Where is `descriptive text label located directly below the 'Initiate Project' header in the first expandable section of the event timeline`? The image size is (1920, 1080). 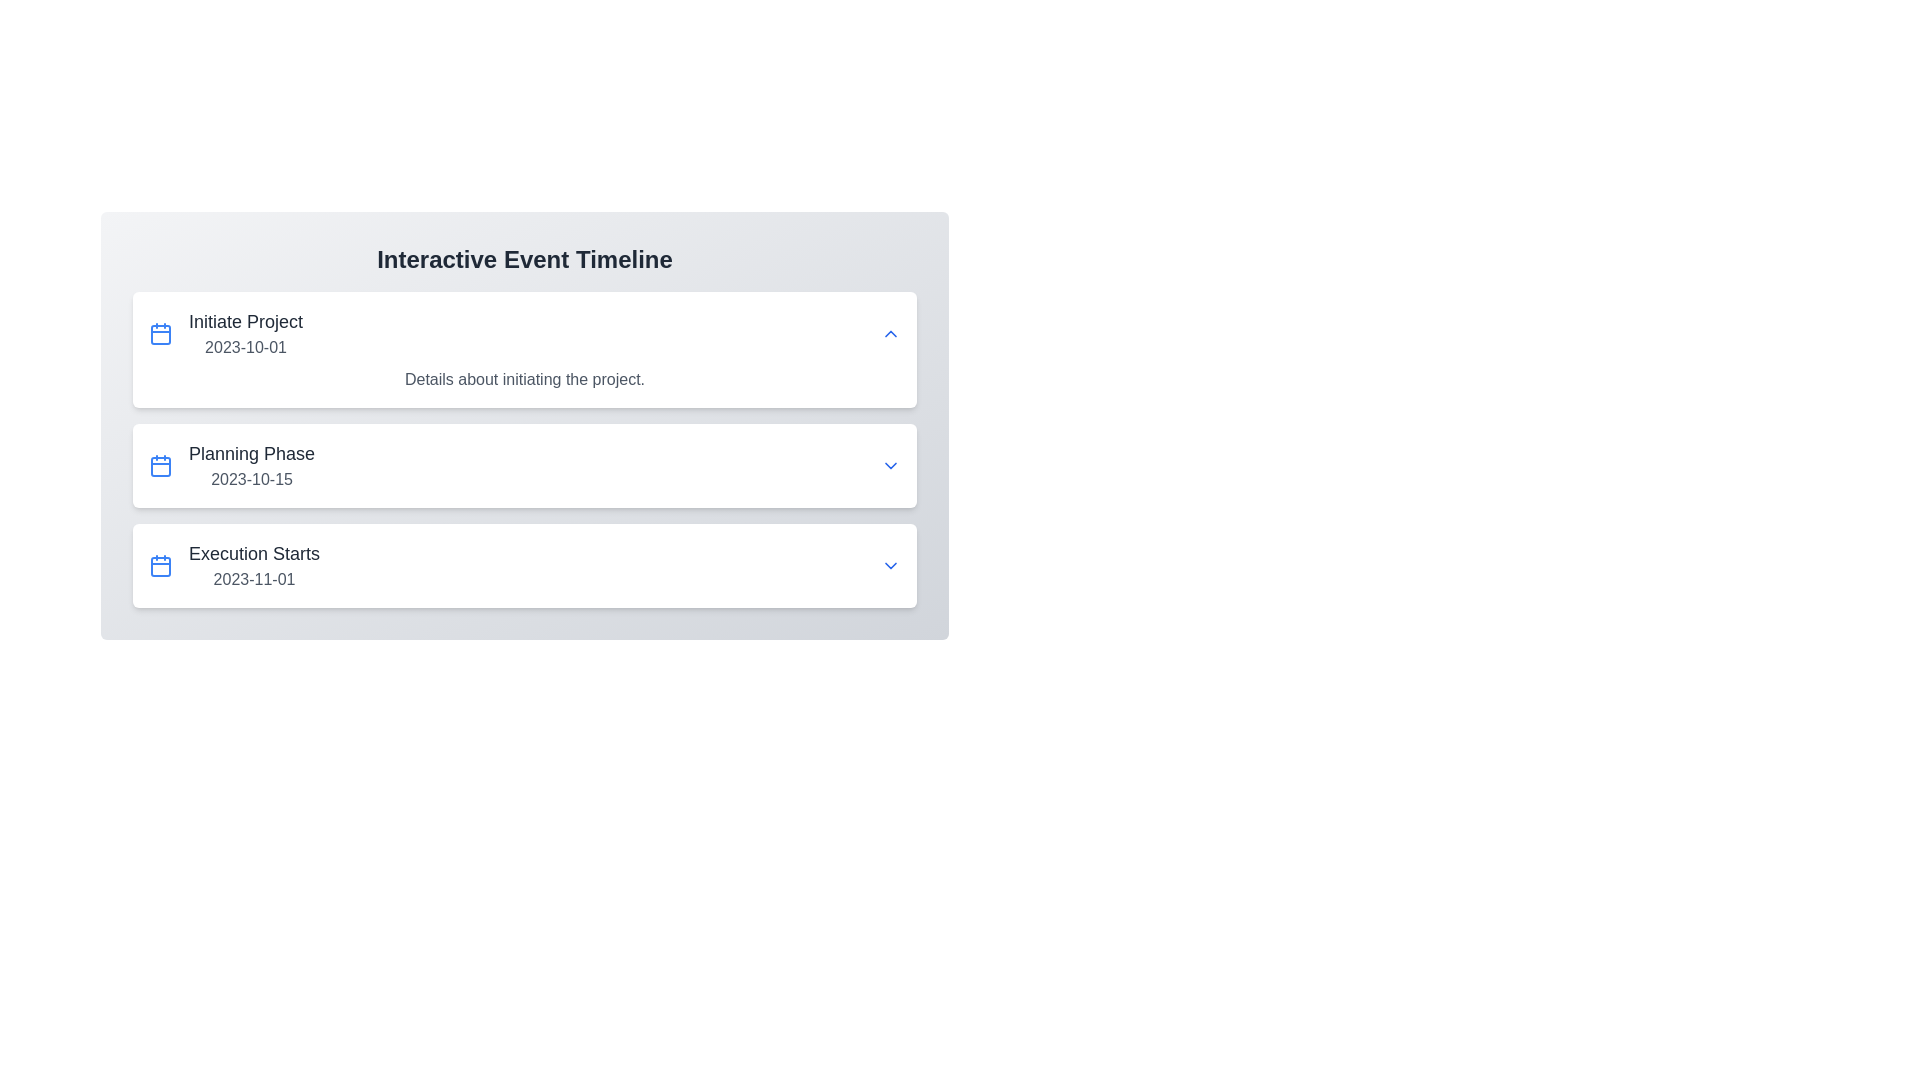 descriptive text label located directly below the 'Initiate Project' header in the first expandable section of the event timeline is located at coordinates (524, 380).